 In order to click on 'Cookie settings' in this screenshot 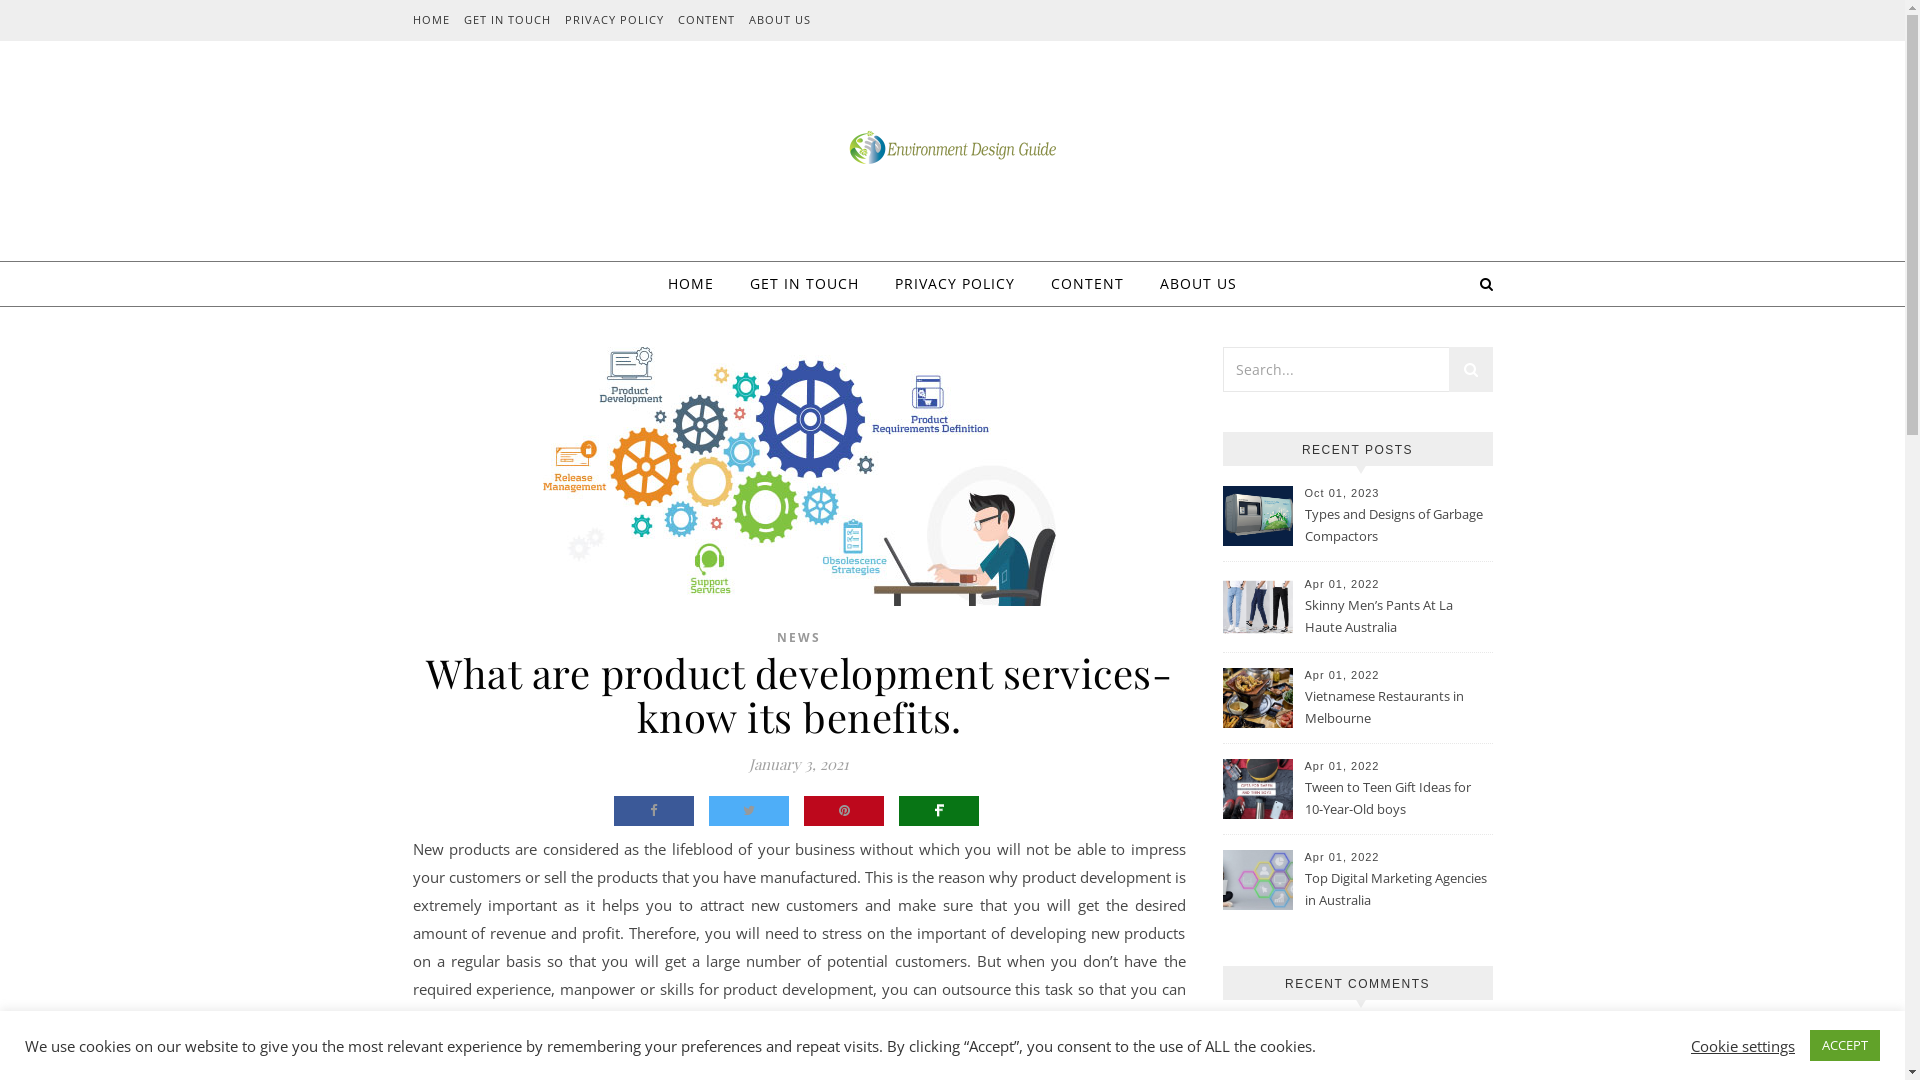, I will do `click(1741, 1044)`.